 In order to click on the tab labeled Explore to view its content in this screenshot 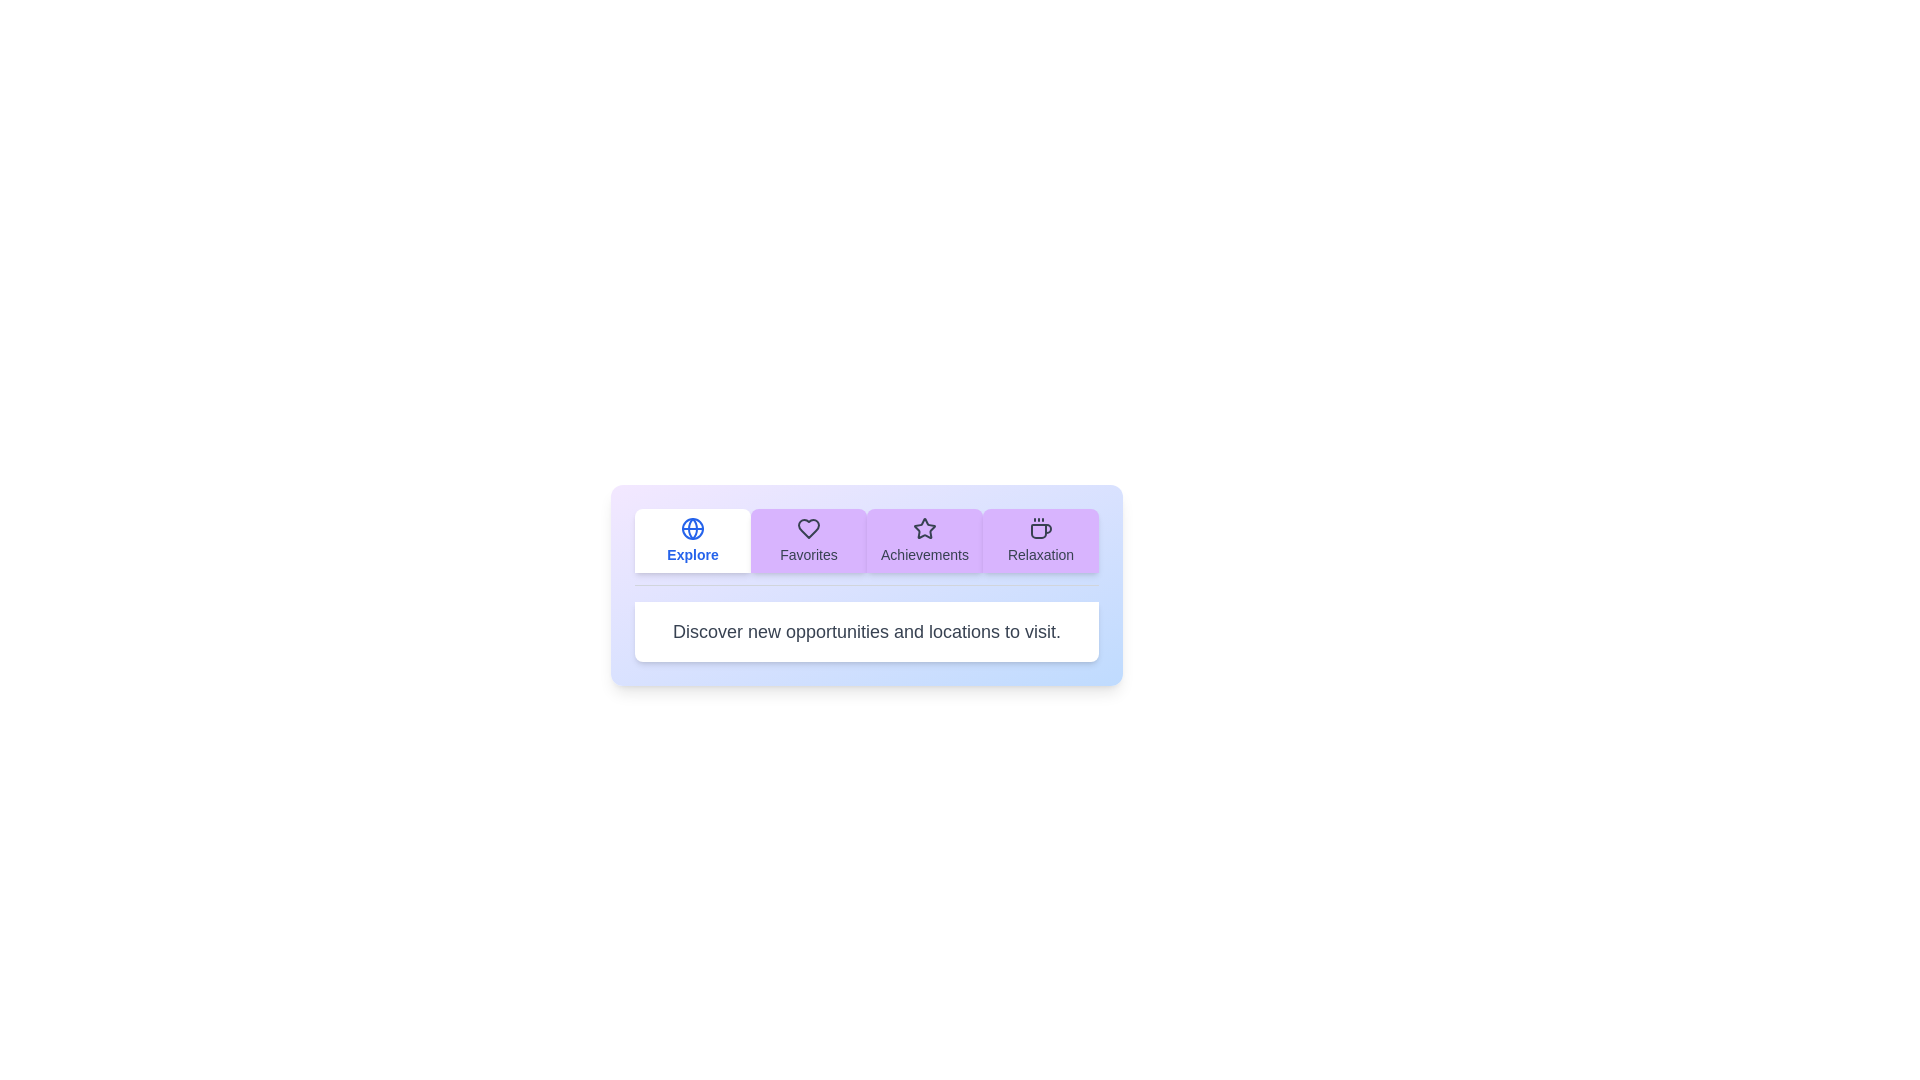, I will do `click(692, 540)`.